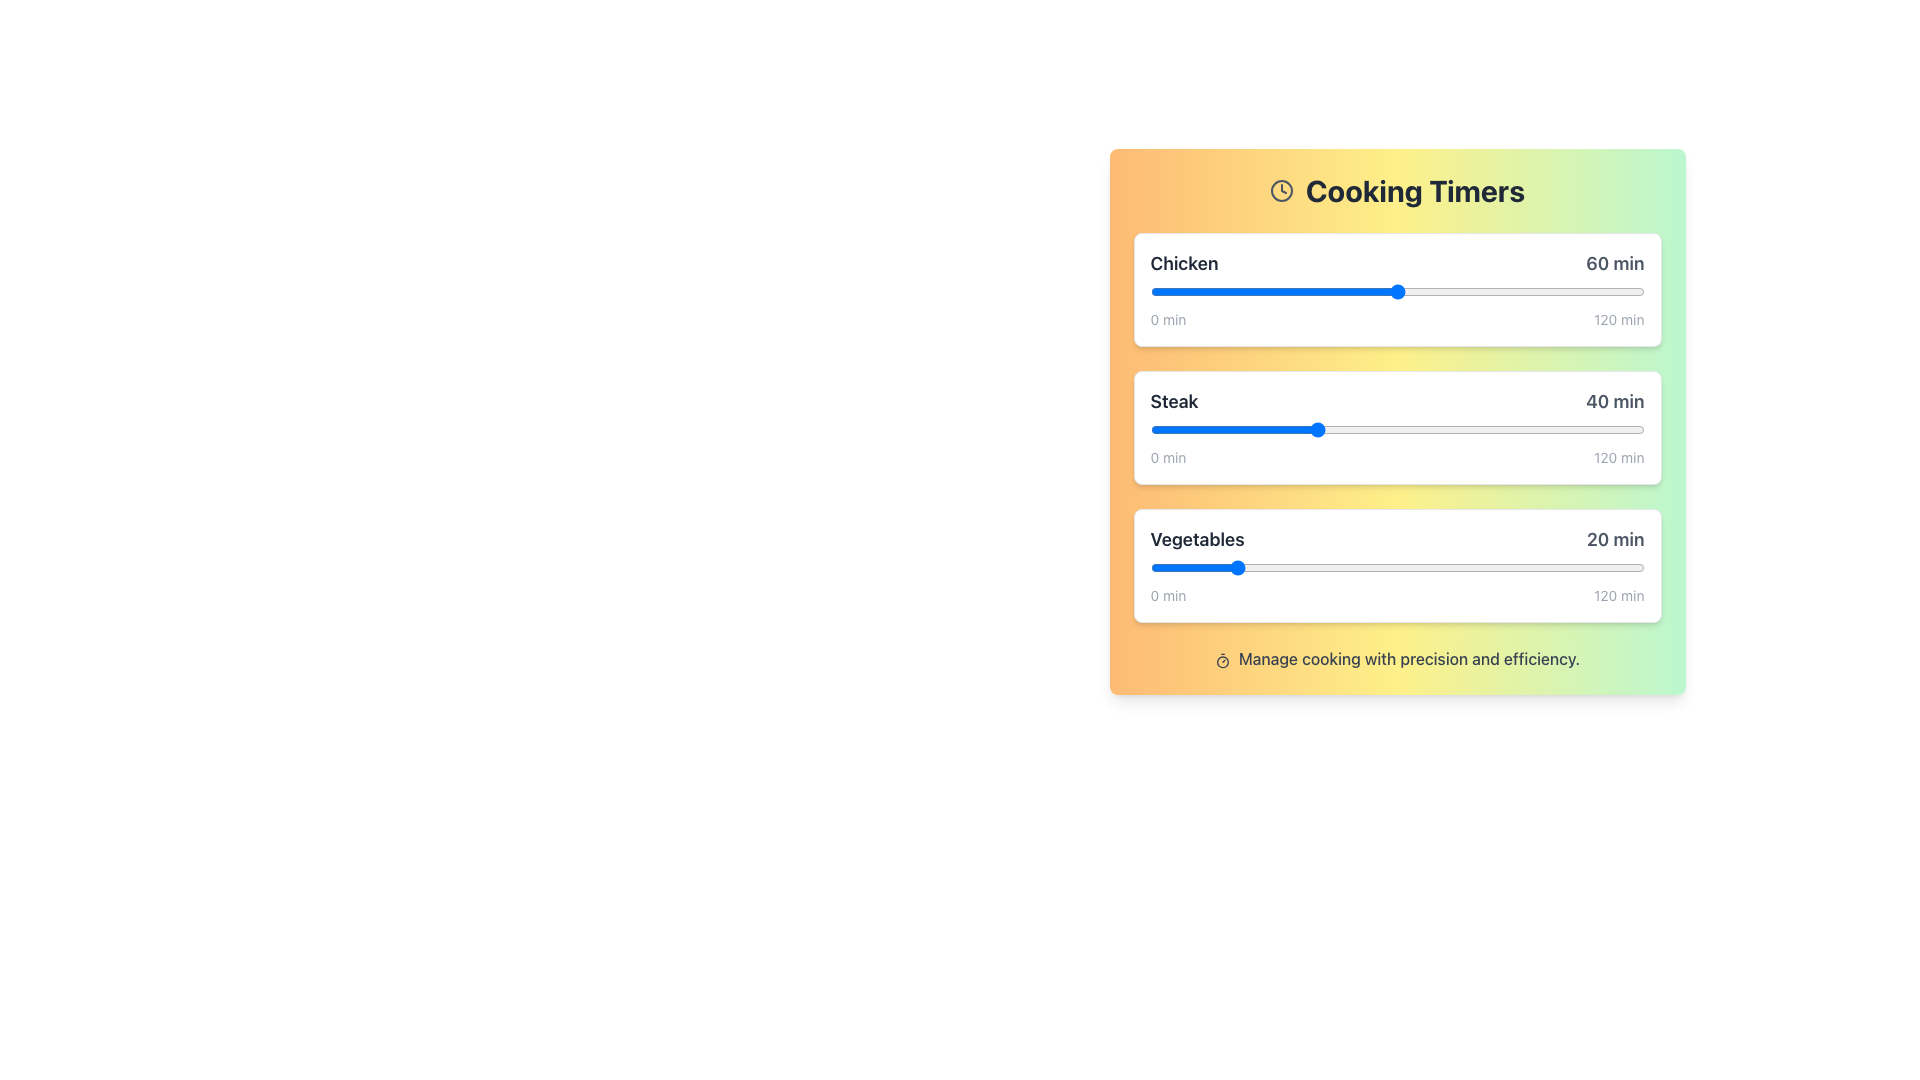 The width and height of the screenshot is (1920, 1080). What do you see at coordinates (1627, 567) in the screenshot?
I see `the timer for vegetables` at bounding box center [1627, 567].